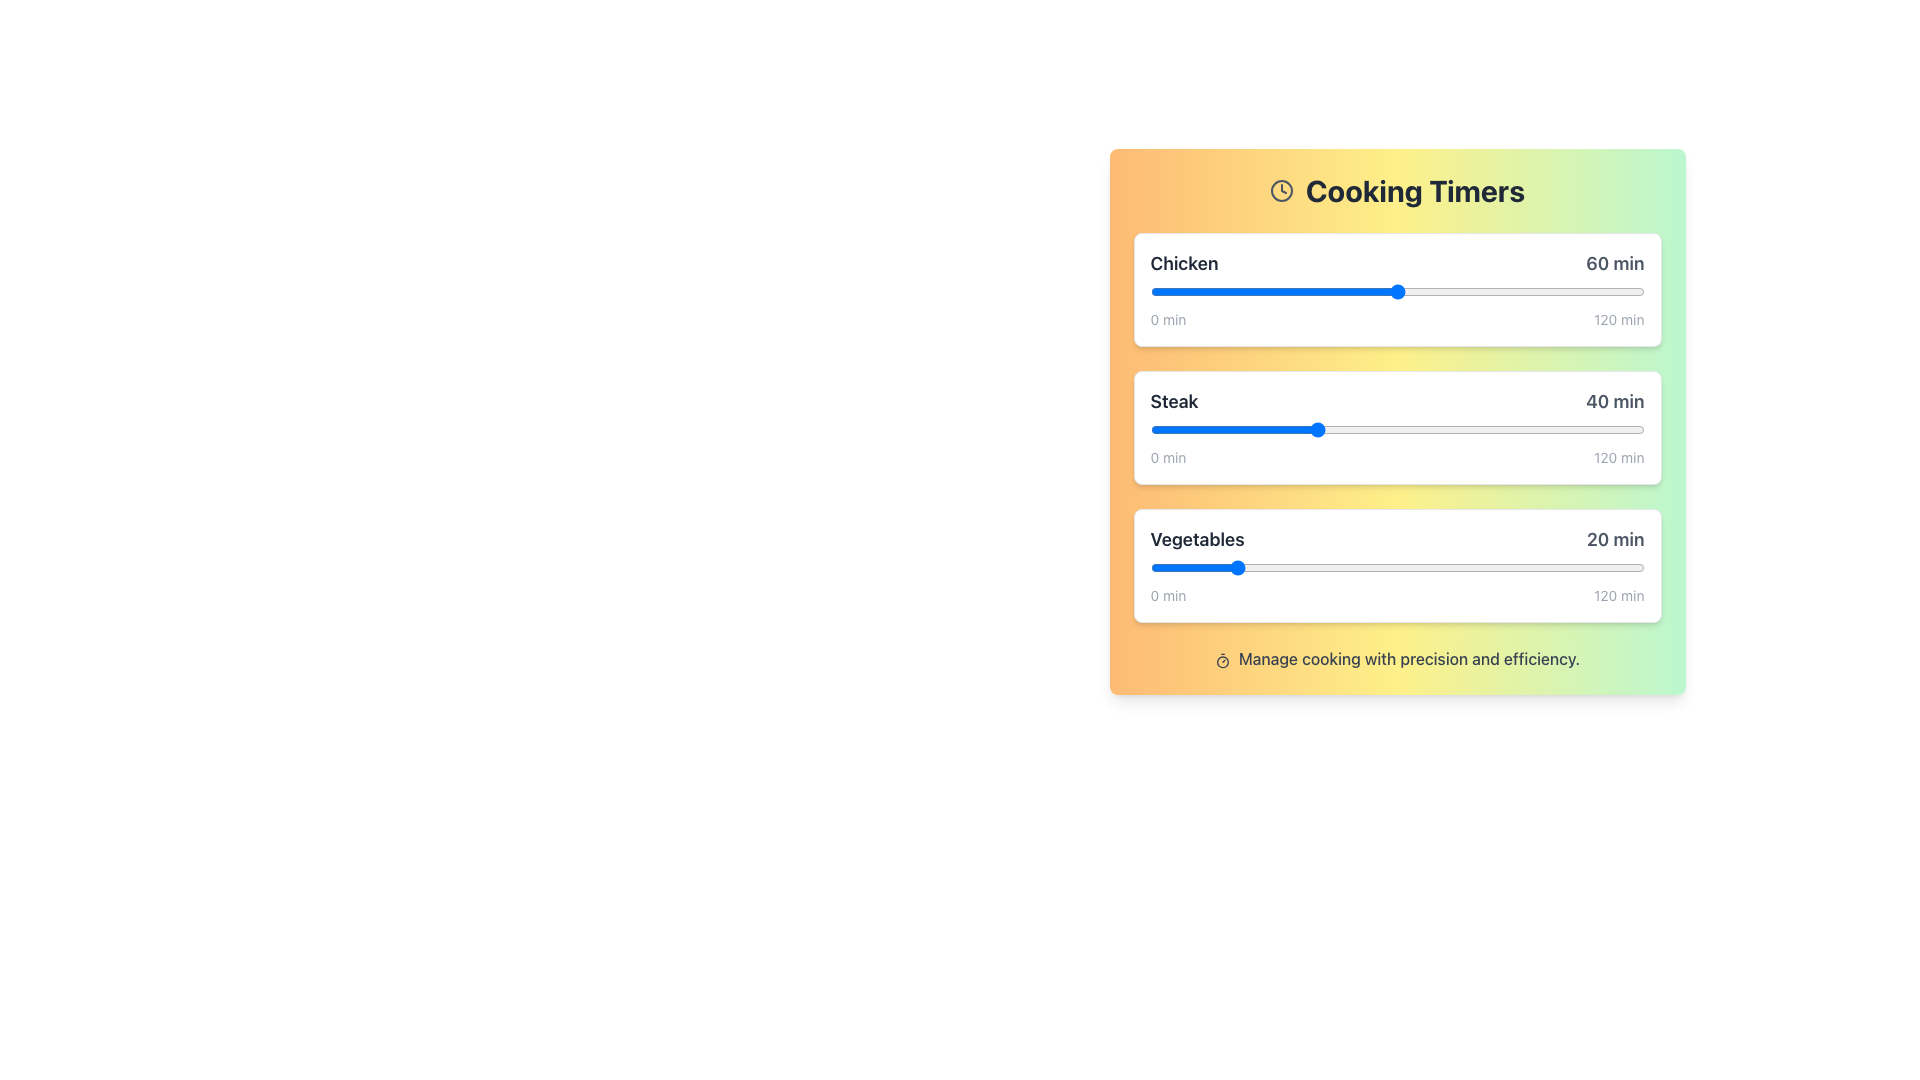 The width and height of the screenshot is (1920, 1080). What do you see at coordinates (1627, 567) in the screenshot?
I see `the timer for vegetables` at bounding box center [1627, 567].